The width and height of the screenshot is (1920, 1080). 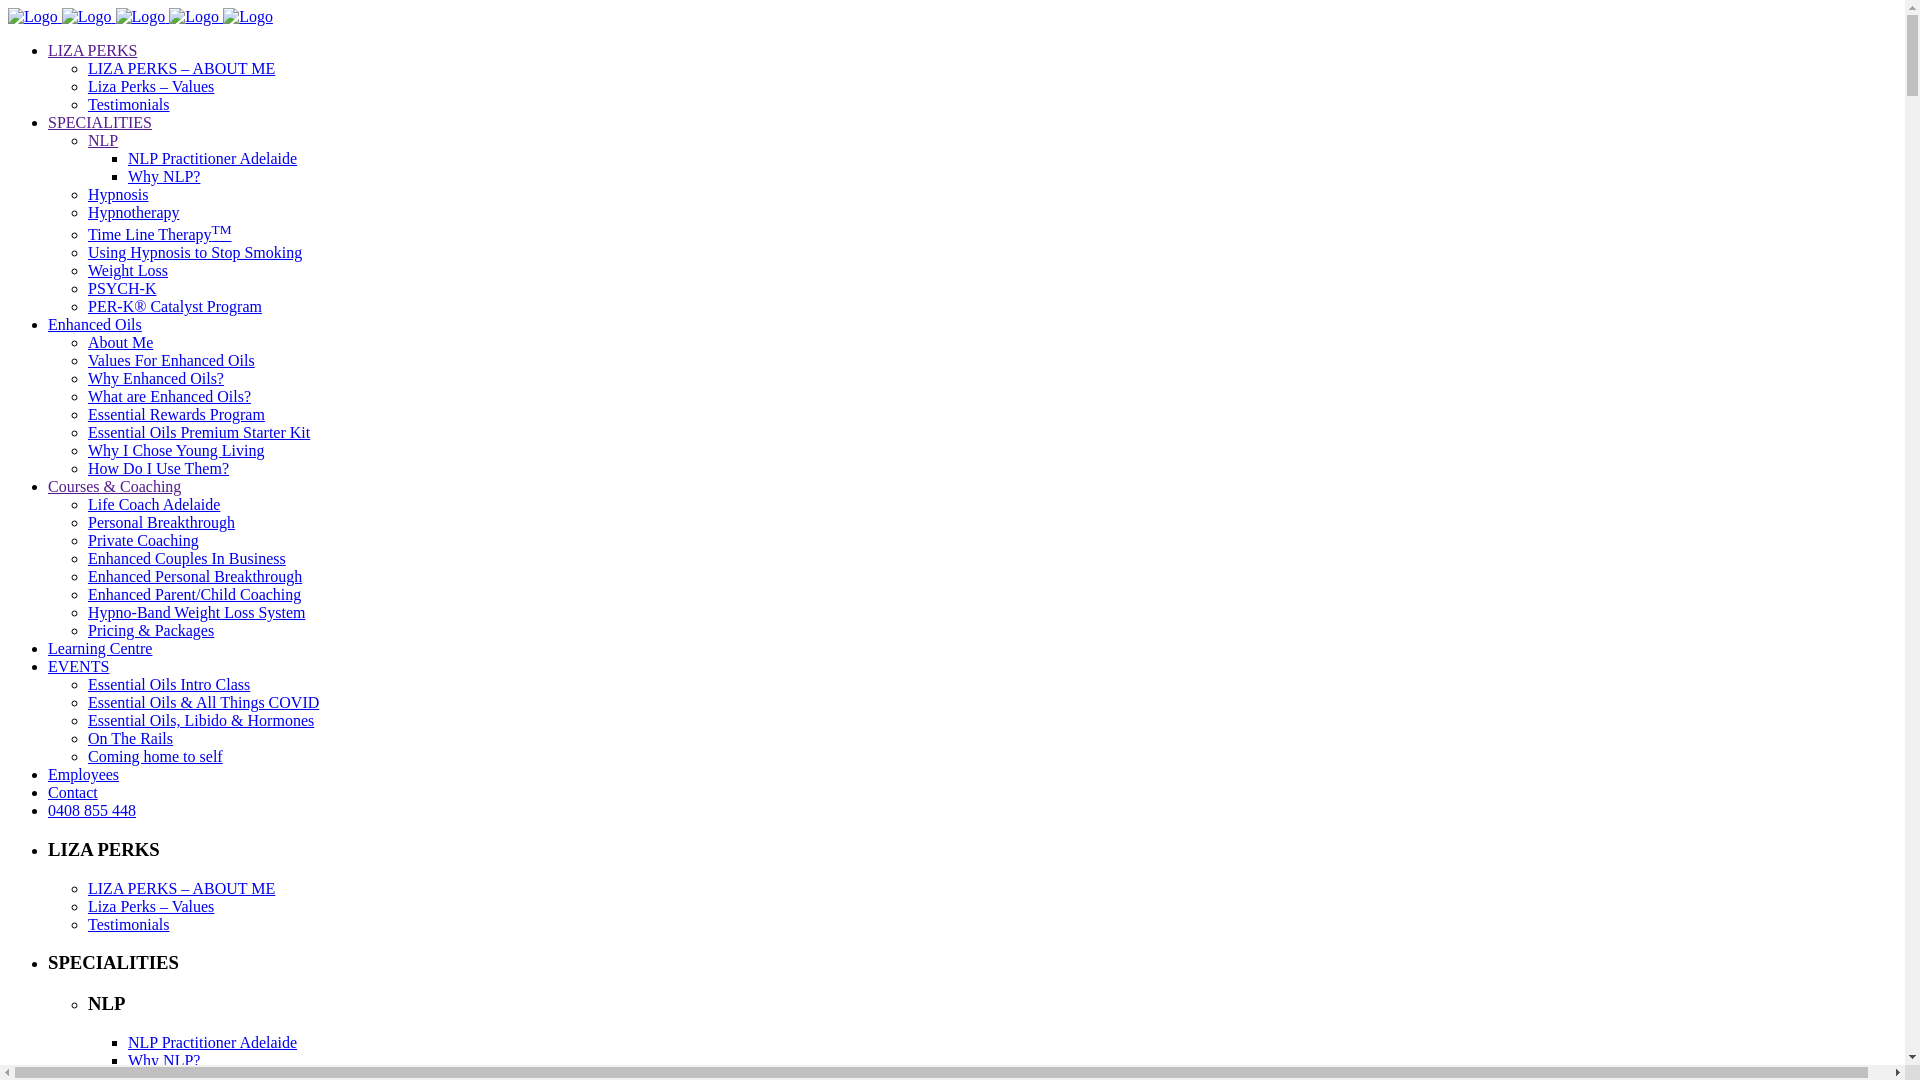 I want to click on 'Enhanced Personal Breakthrough', so click(x=195, y=576).